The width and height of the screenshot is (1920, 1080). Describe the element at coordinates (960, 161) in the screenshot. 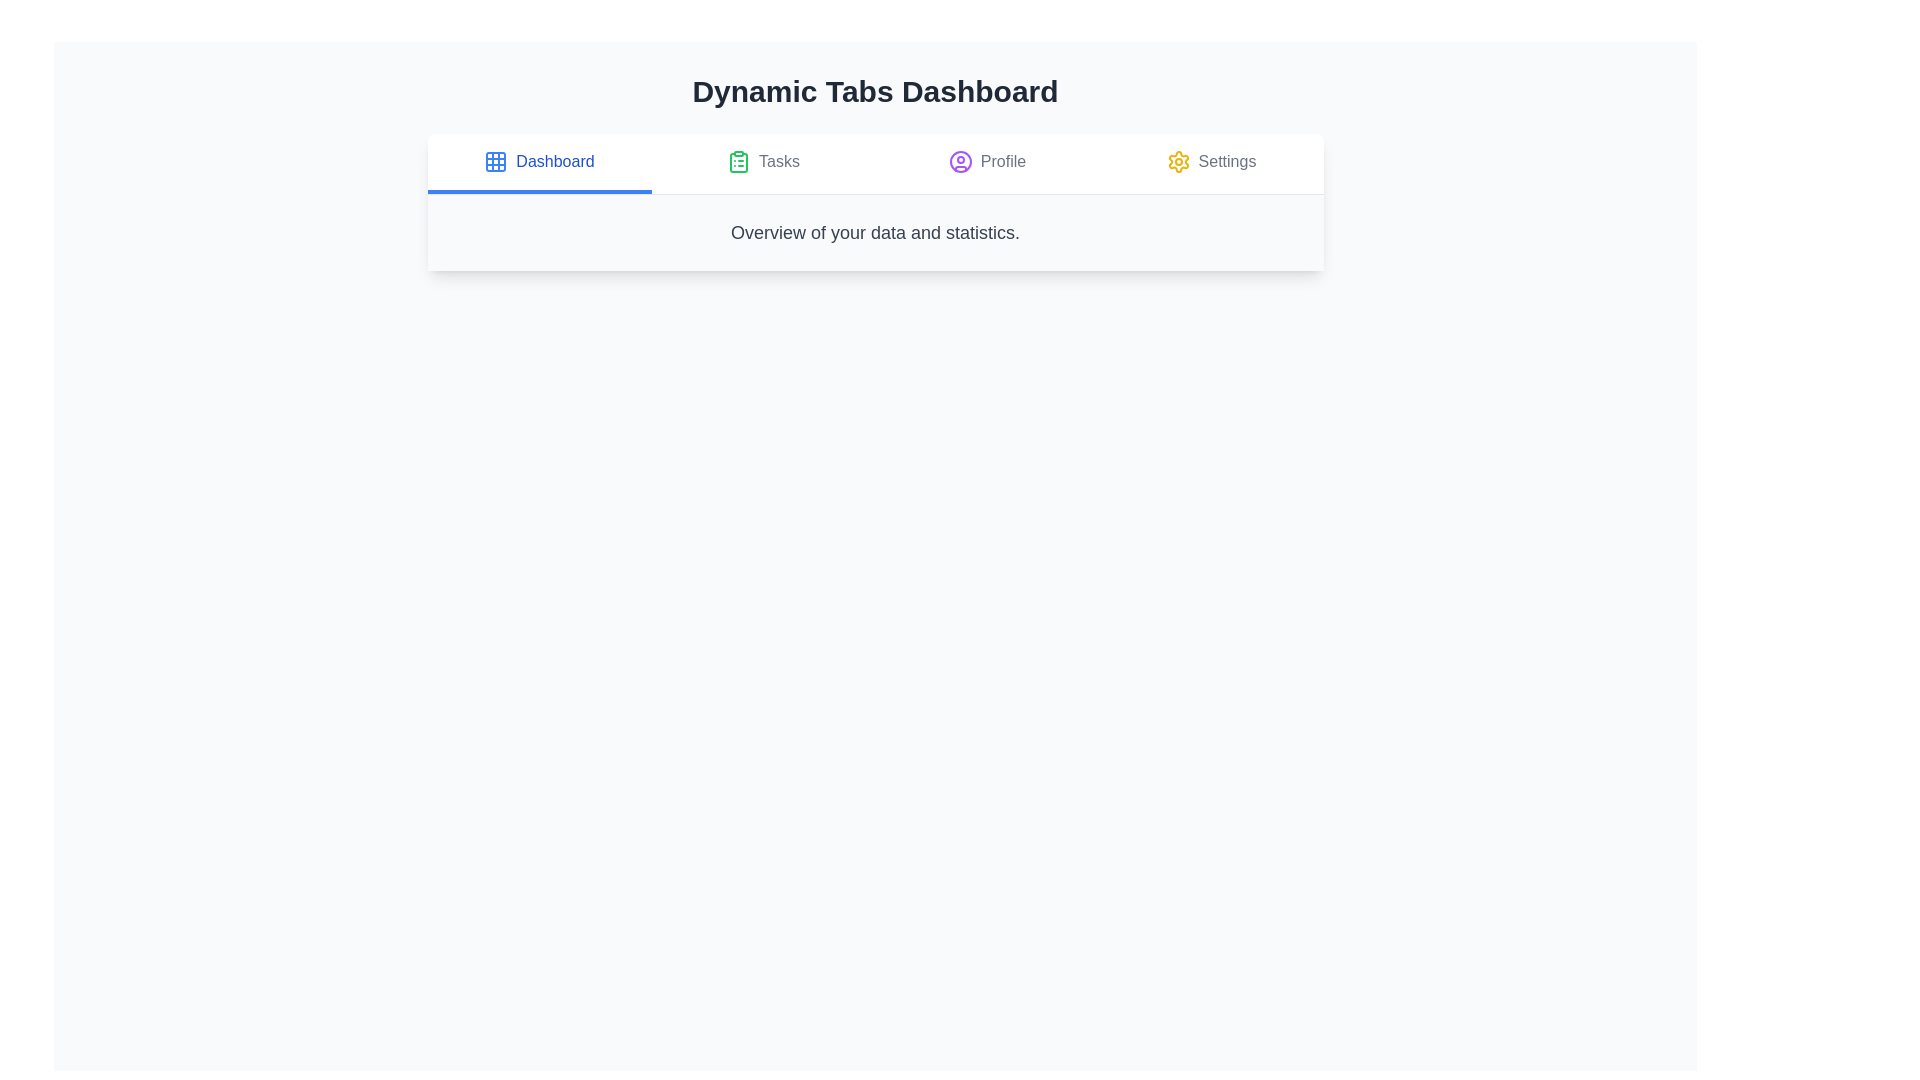

I see `the circular icon representing a user profile, which is located in the center of the purple-themed user profile icon, just right of the 'Profile' text in the main navigation bar` at that location.